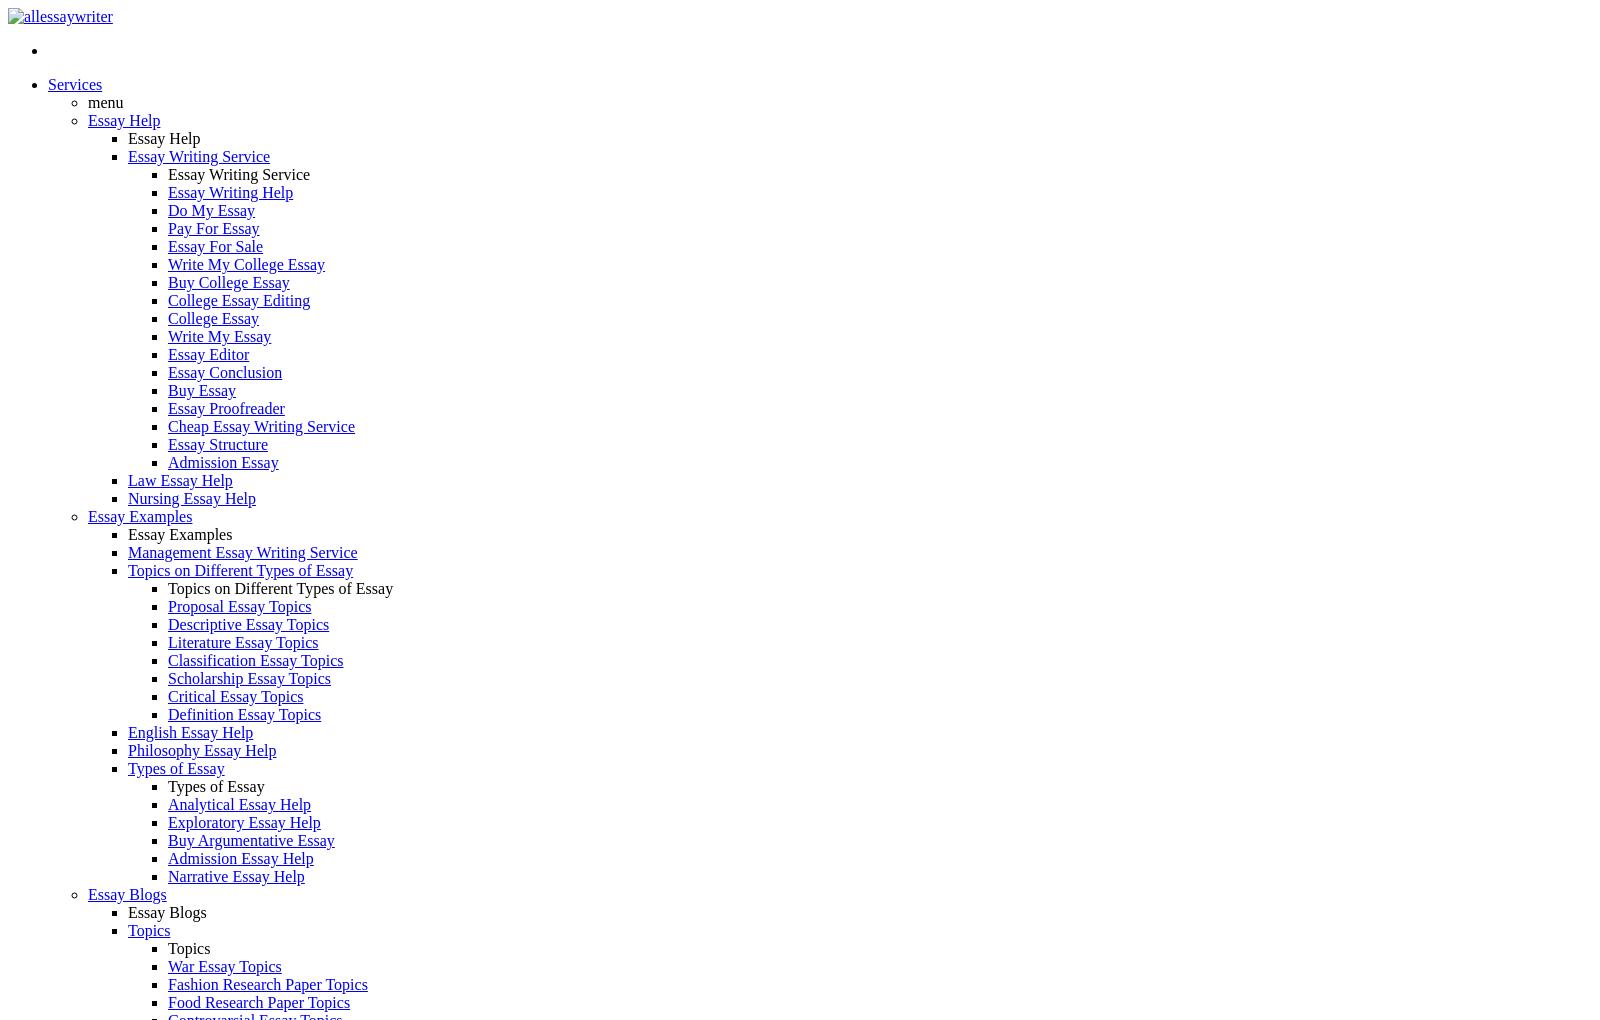 The width and height of the screenshot is (1600, 1020). I want to click on 'Literature Essay Topics', so click(243, 642).